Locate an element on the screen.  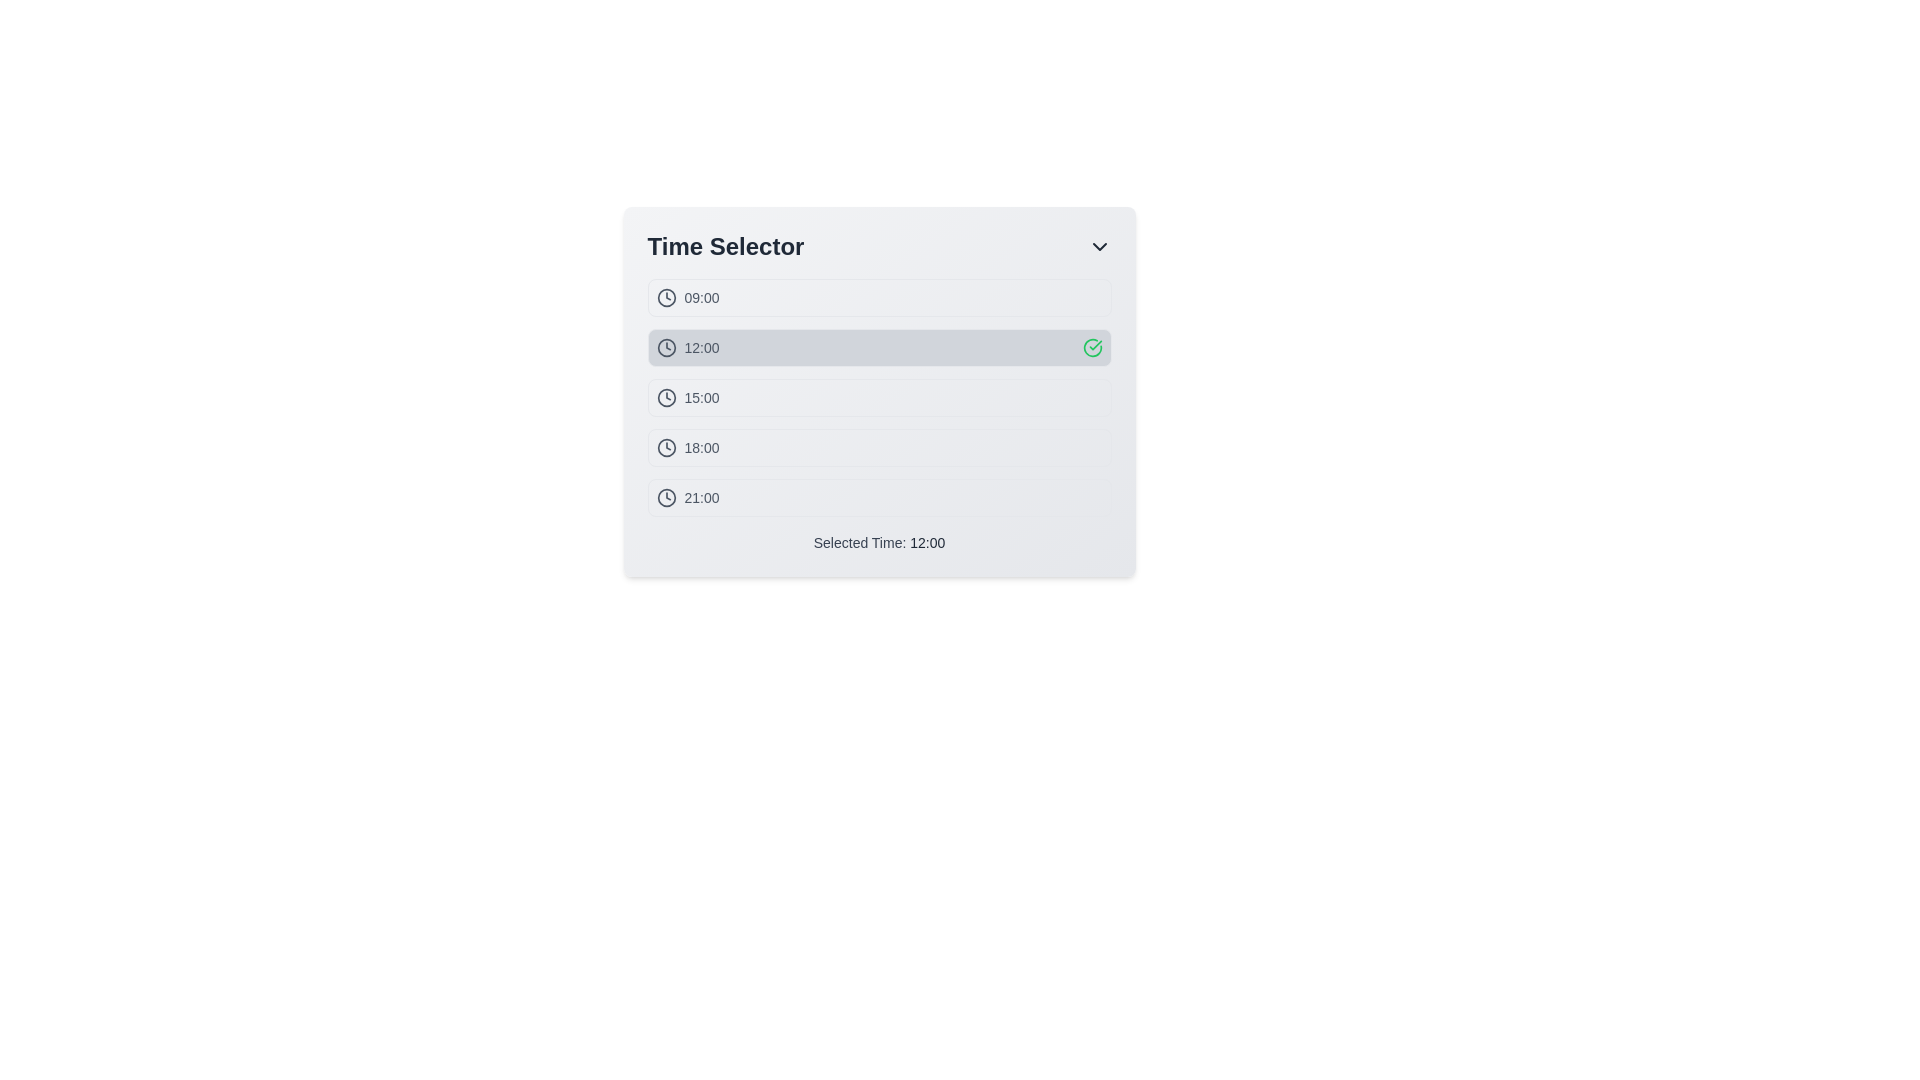
the circular element representing the clock face in the SVG graphic located next to the '09:00' option in the time selection list is located at coordinates (666, 297).